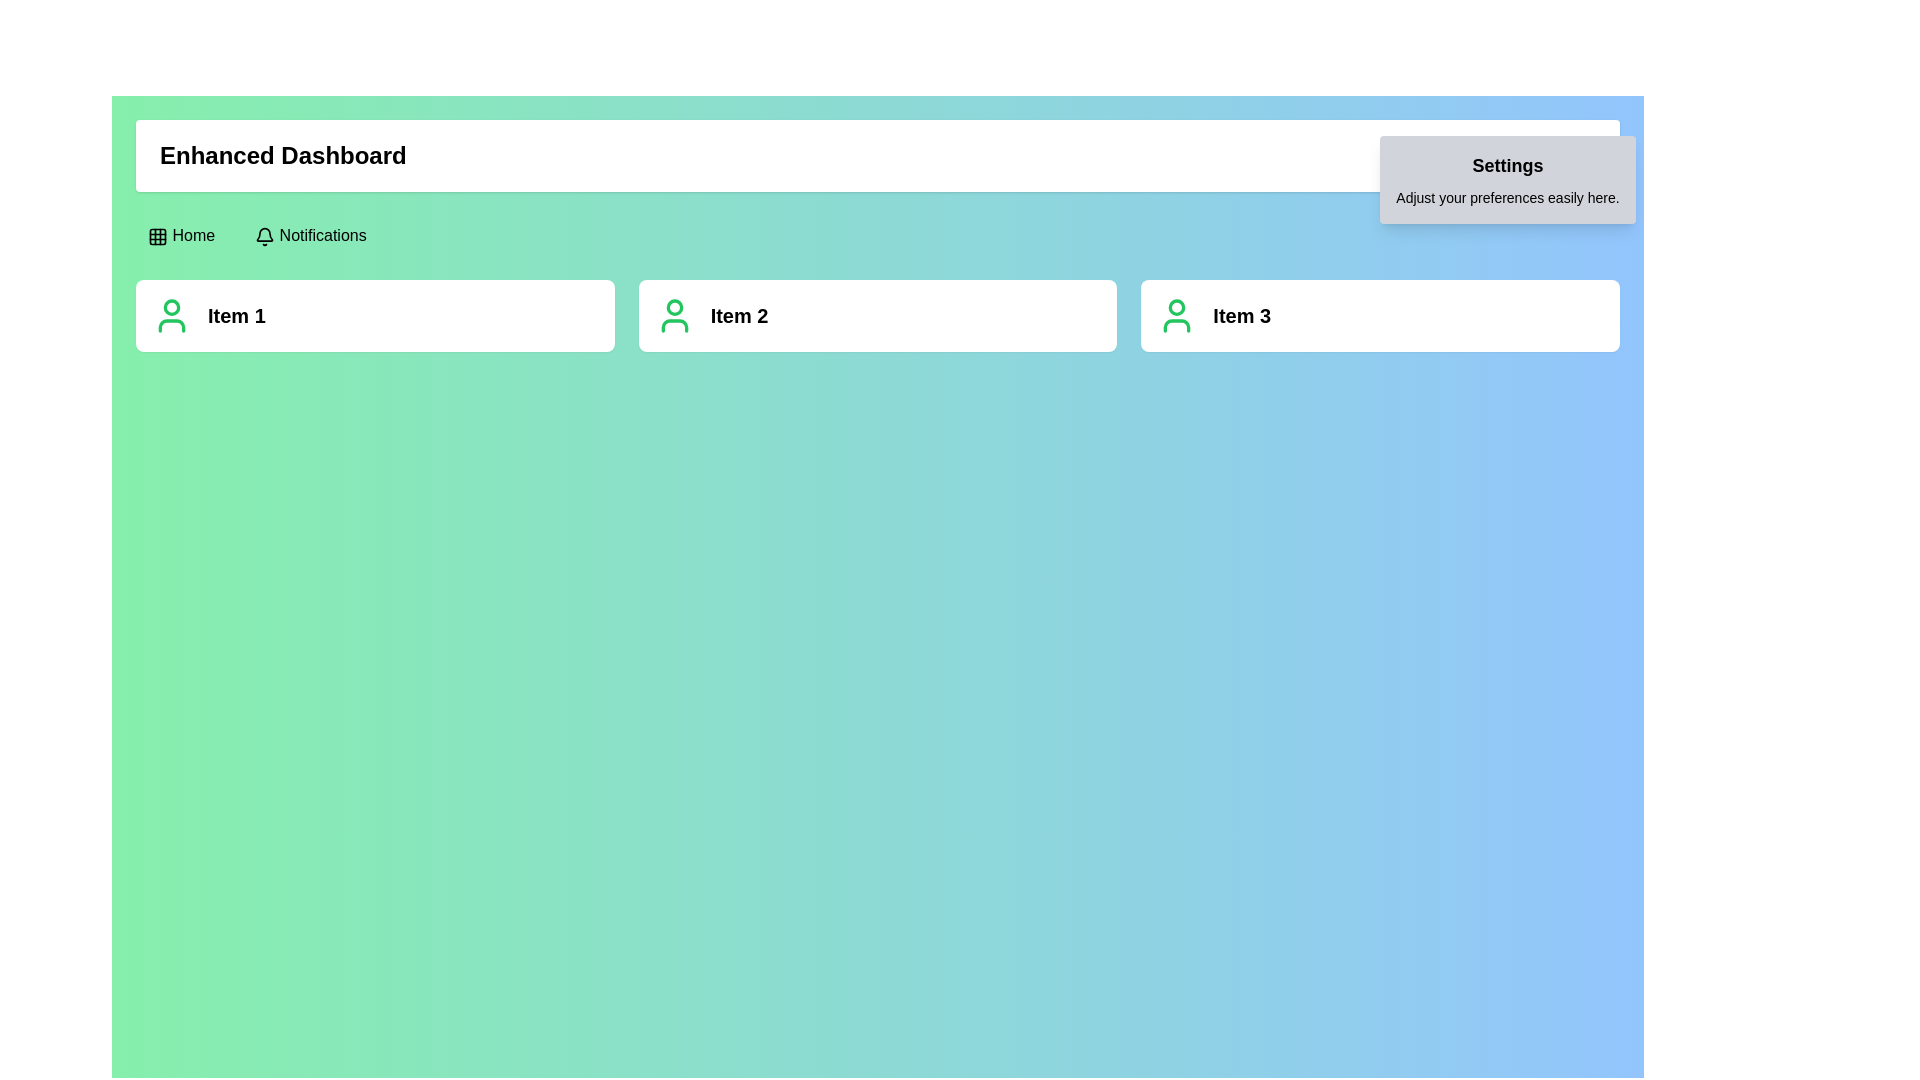 The height and width of the screenshot is (1080, 1920). I want to click on the center square grid cell of the 3x3 grid icon located in the top-left corner of the interface, so click(157, 234).